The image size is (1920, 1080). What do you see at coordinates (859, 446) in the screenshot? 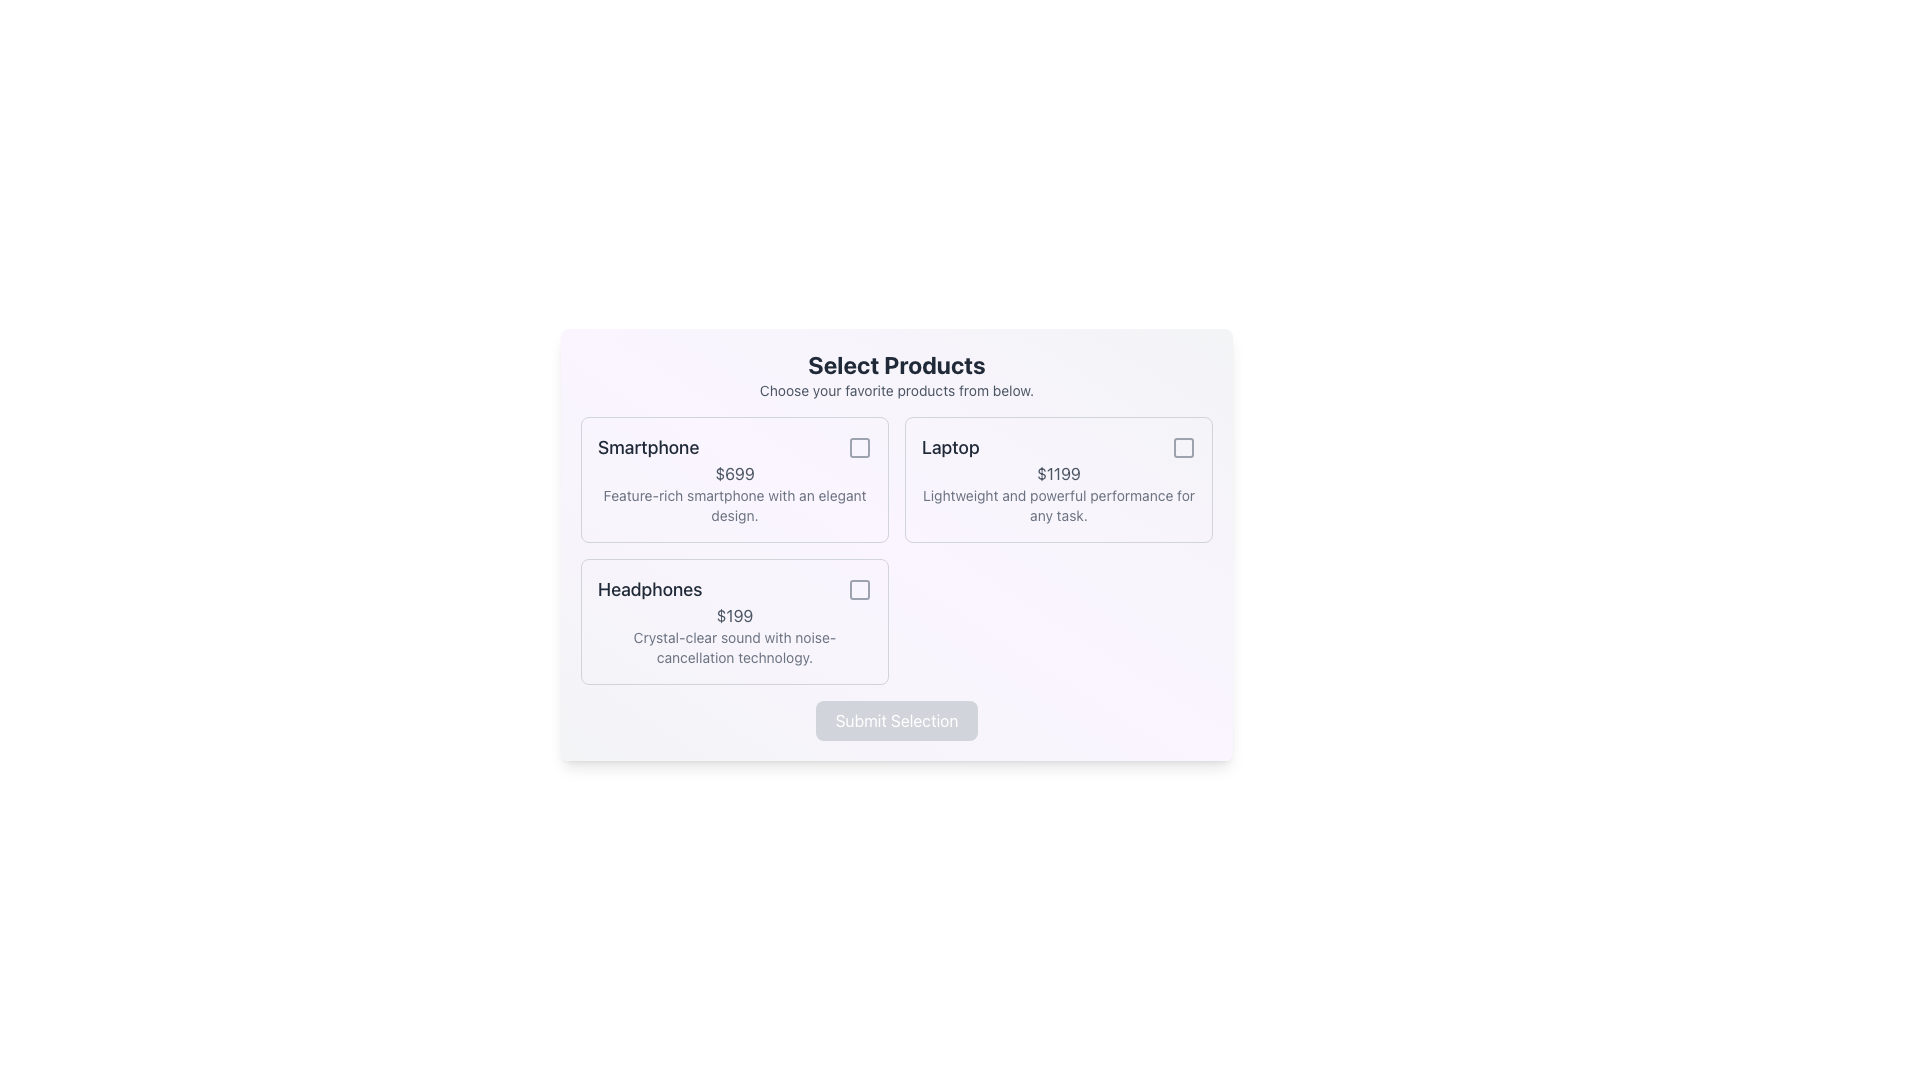
I see `the square-shaped checkbox icon located next to the 'Smartphone' product label` at bounding box center [859, 446].